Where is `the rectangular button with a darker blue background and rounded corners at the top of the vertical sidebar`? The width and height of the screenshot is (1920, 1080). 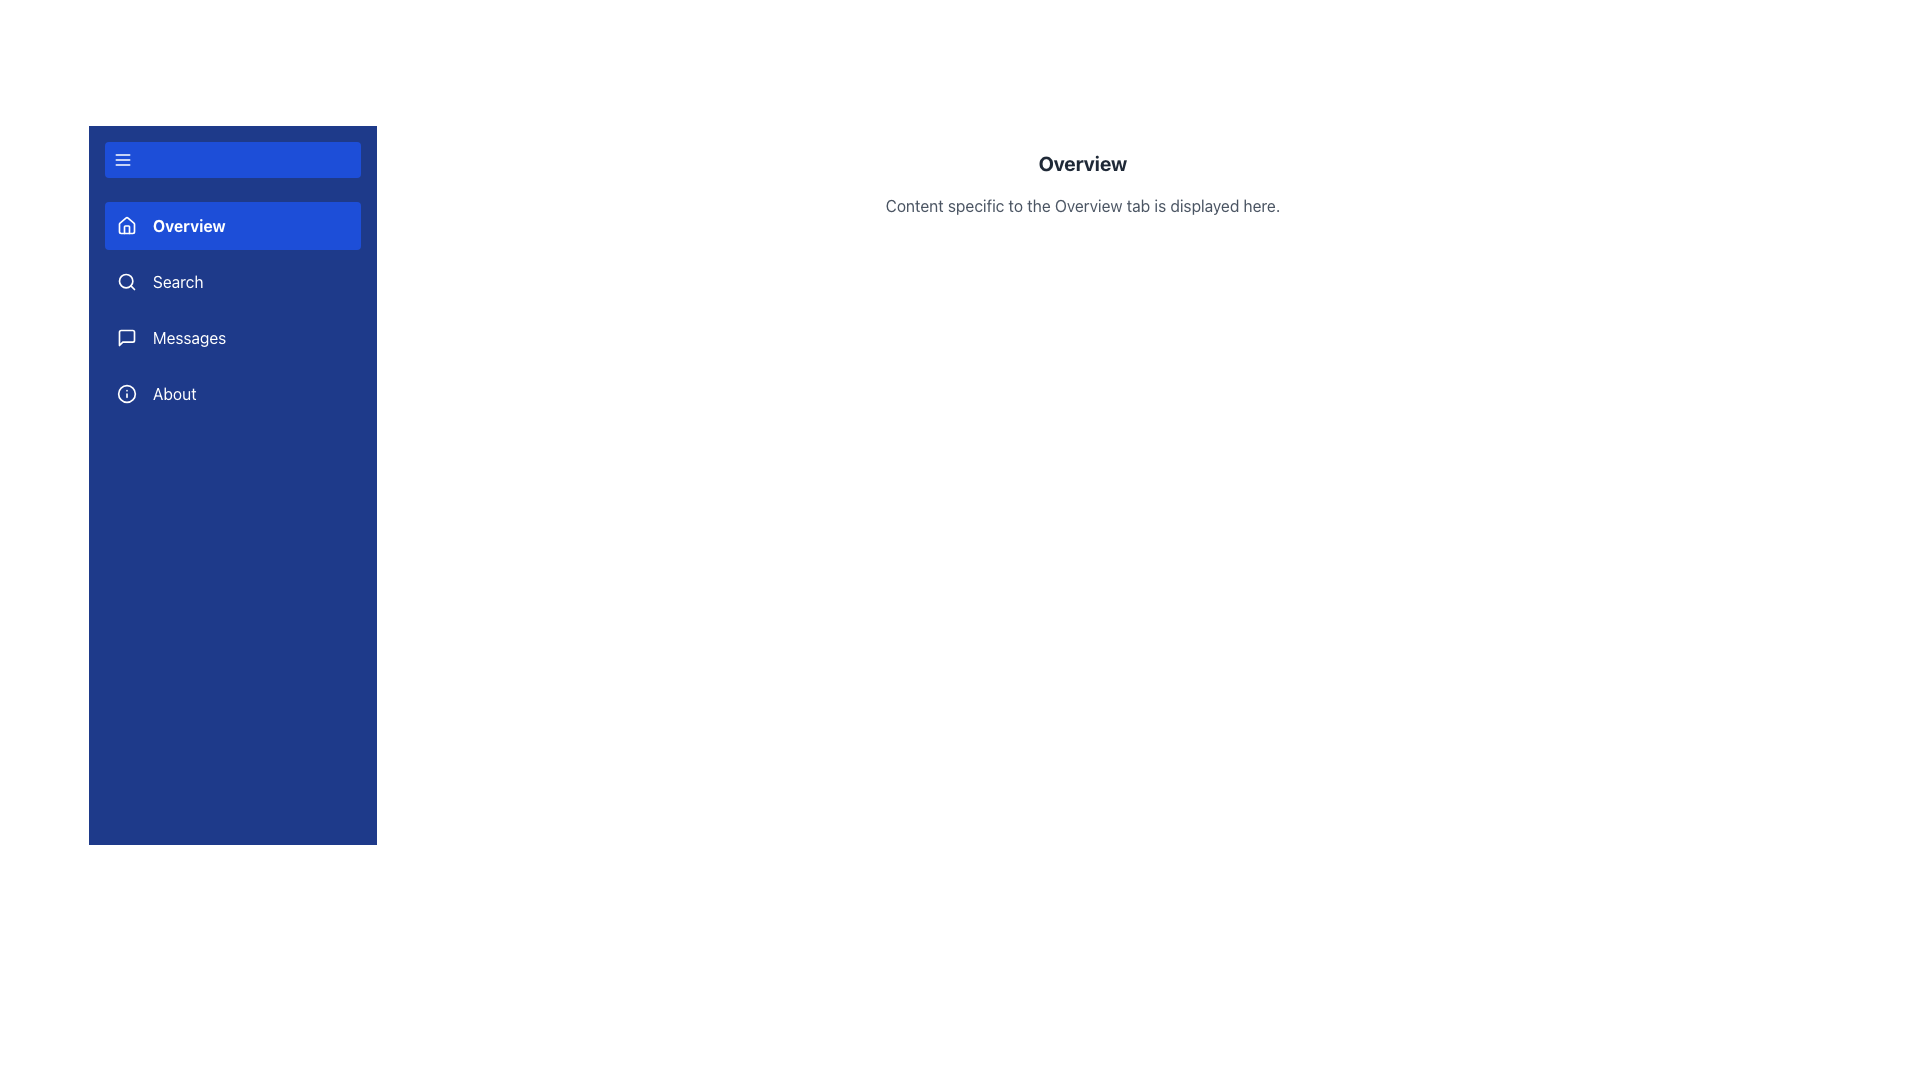 the rectangular button with a darker blue background and rounded corners at the top of the vertical sidebar is located at coordinates (233, 158).